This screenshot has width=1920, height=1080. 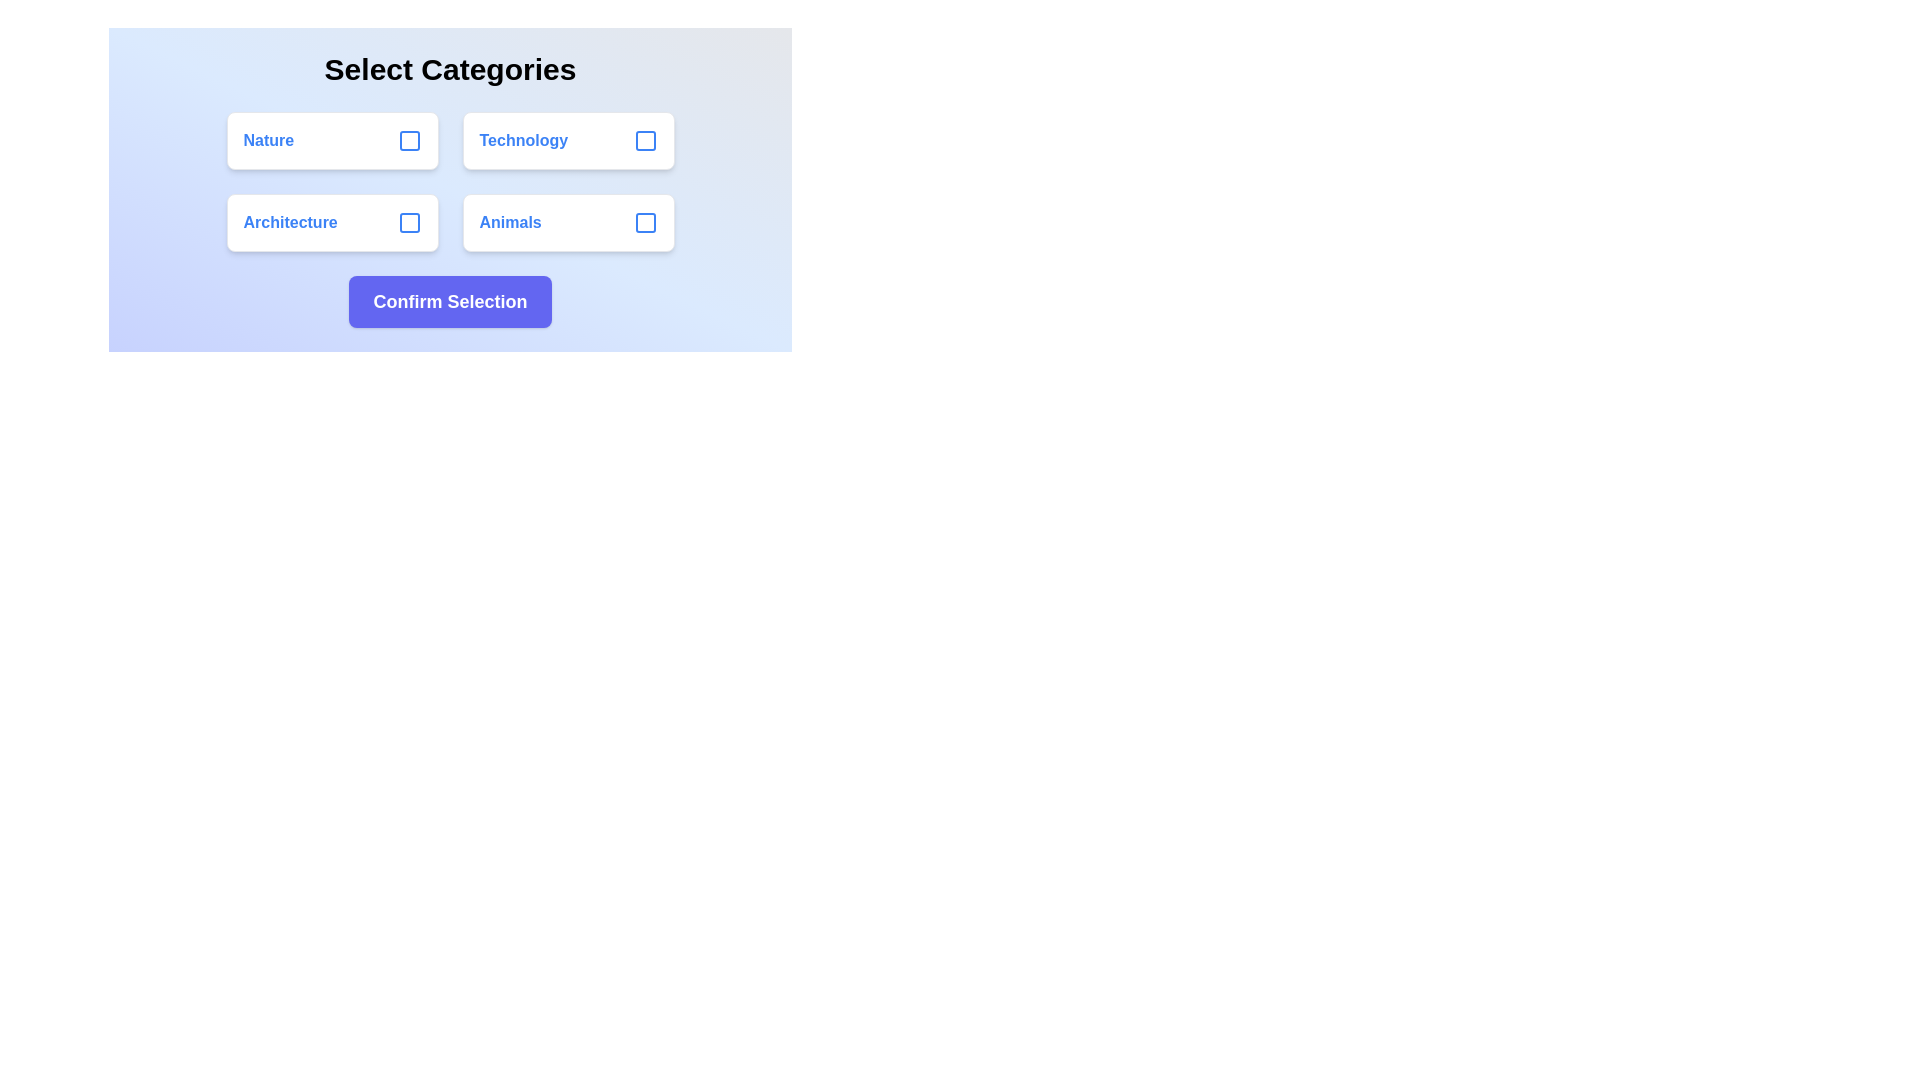 I want to click on the 'Confirm Selection' button to finalize the selection, so click(x=449, y=301).